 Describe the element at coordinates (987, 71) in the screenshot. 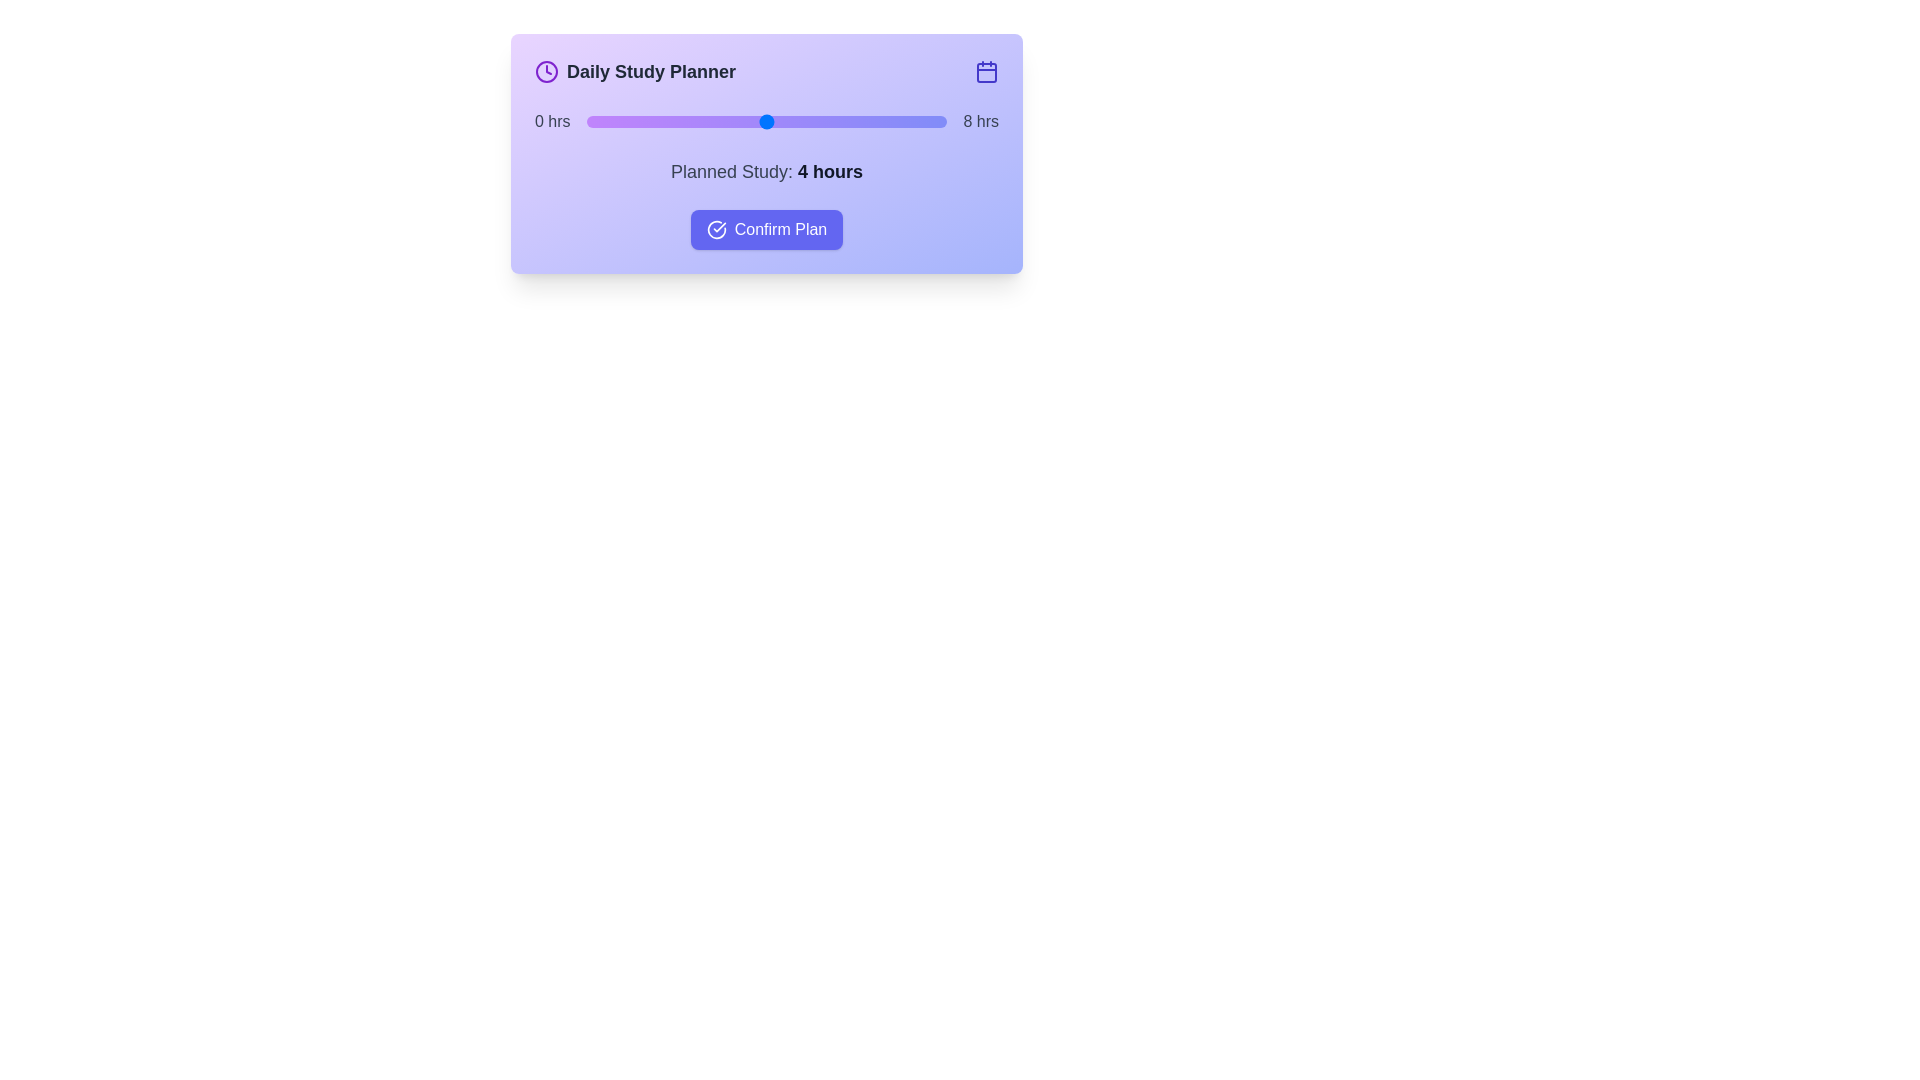

I see `the calendar icon to trigger its functionality` at that location.